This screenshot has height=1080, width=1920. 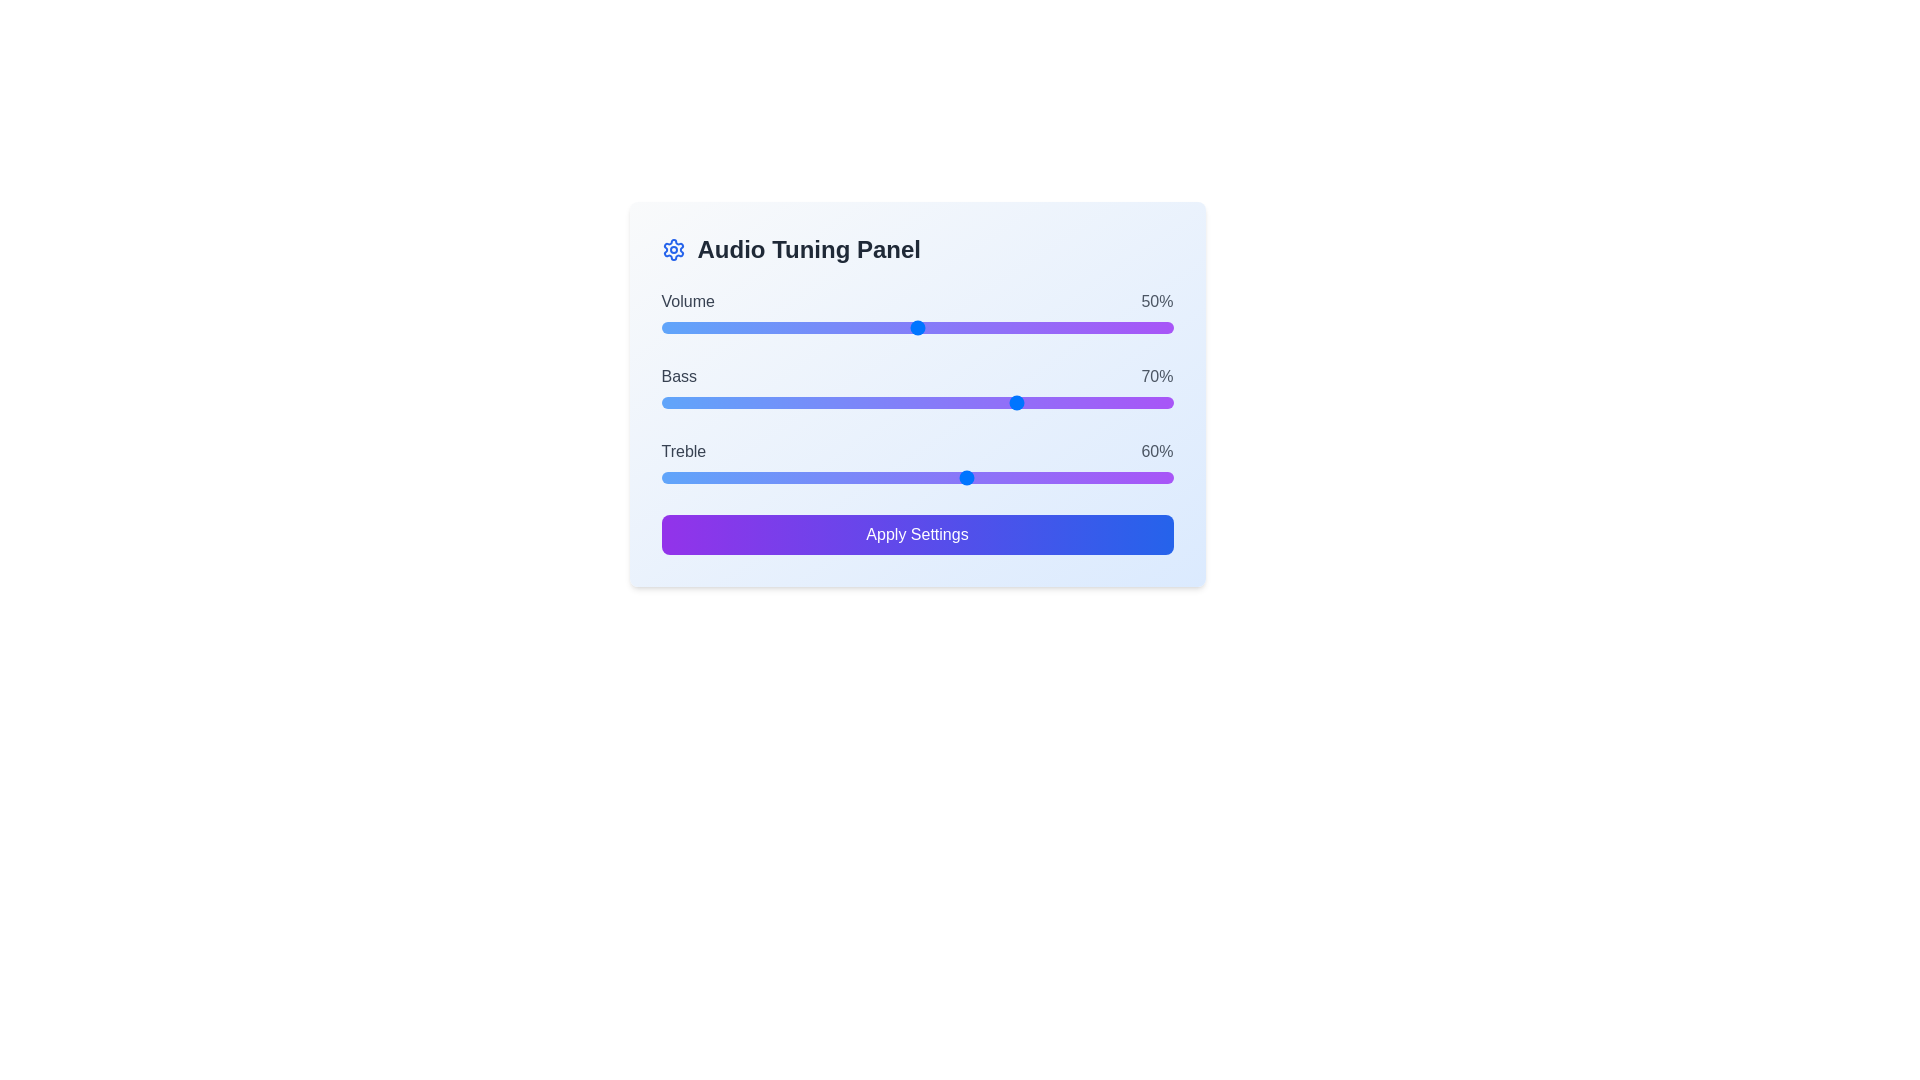 What do you see at coordinates (1157, 451) in the screenshot?
I see `the Text Label displaying the current percentage value for the 'Treble' setting` at bounding box center [1157, 451].